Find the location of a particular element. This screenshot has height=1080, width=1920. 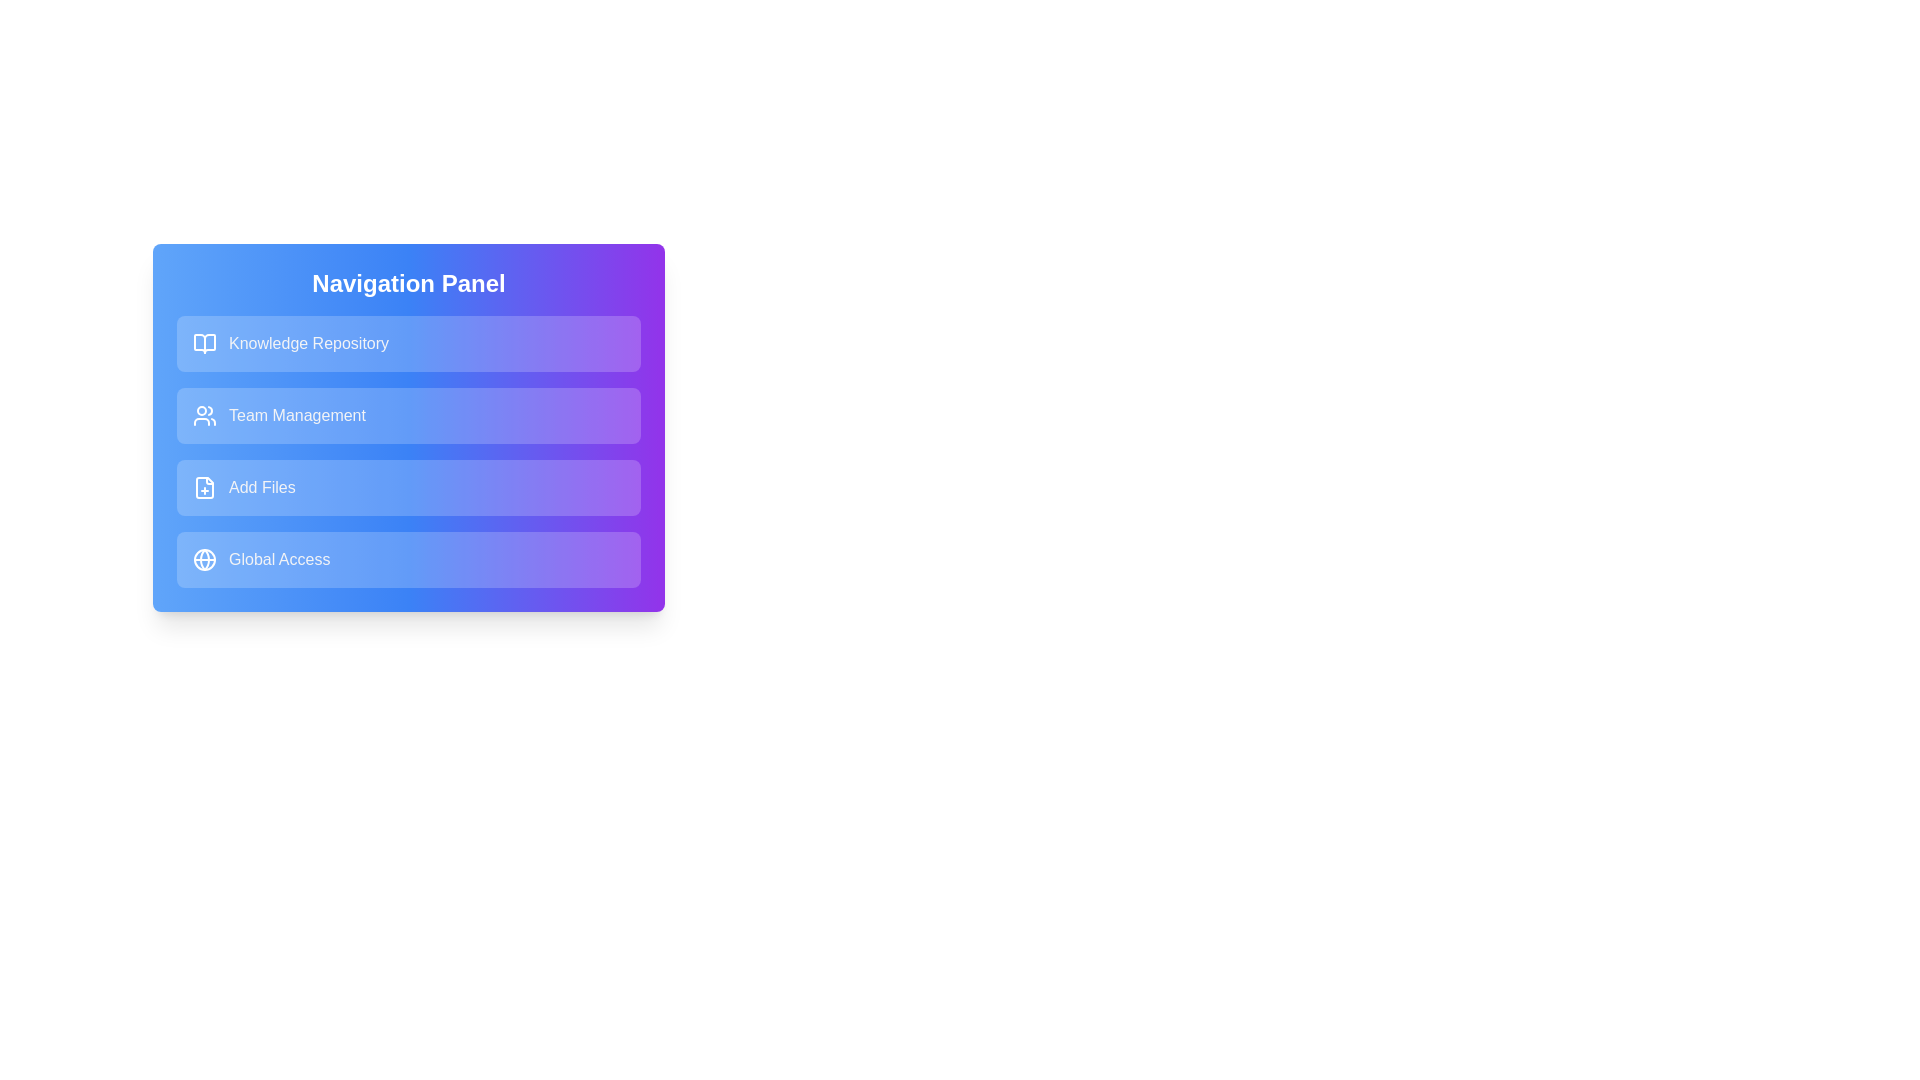

the navigation item labeled Add Files is located at coordinates (407, 488).